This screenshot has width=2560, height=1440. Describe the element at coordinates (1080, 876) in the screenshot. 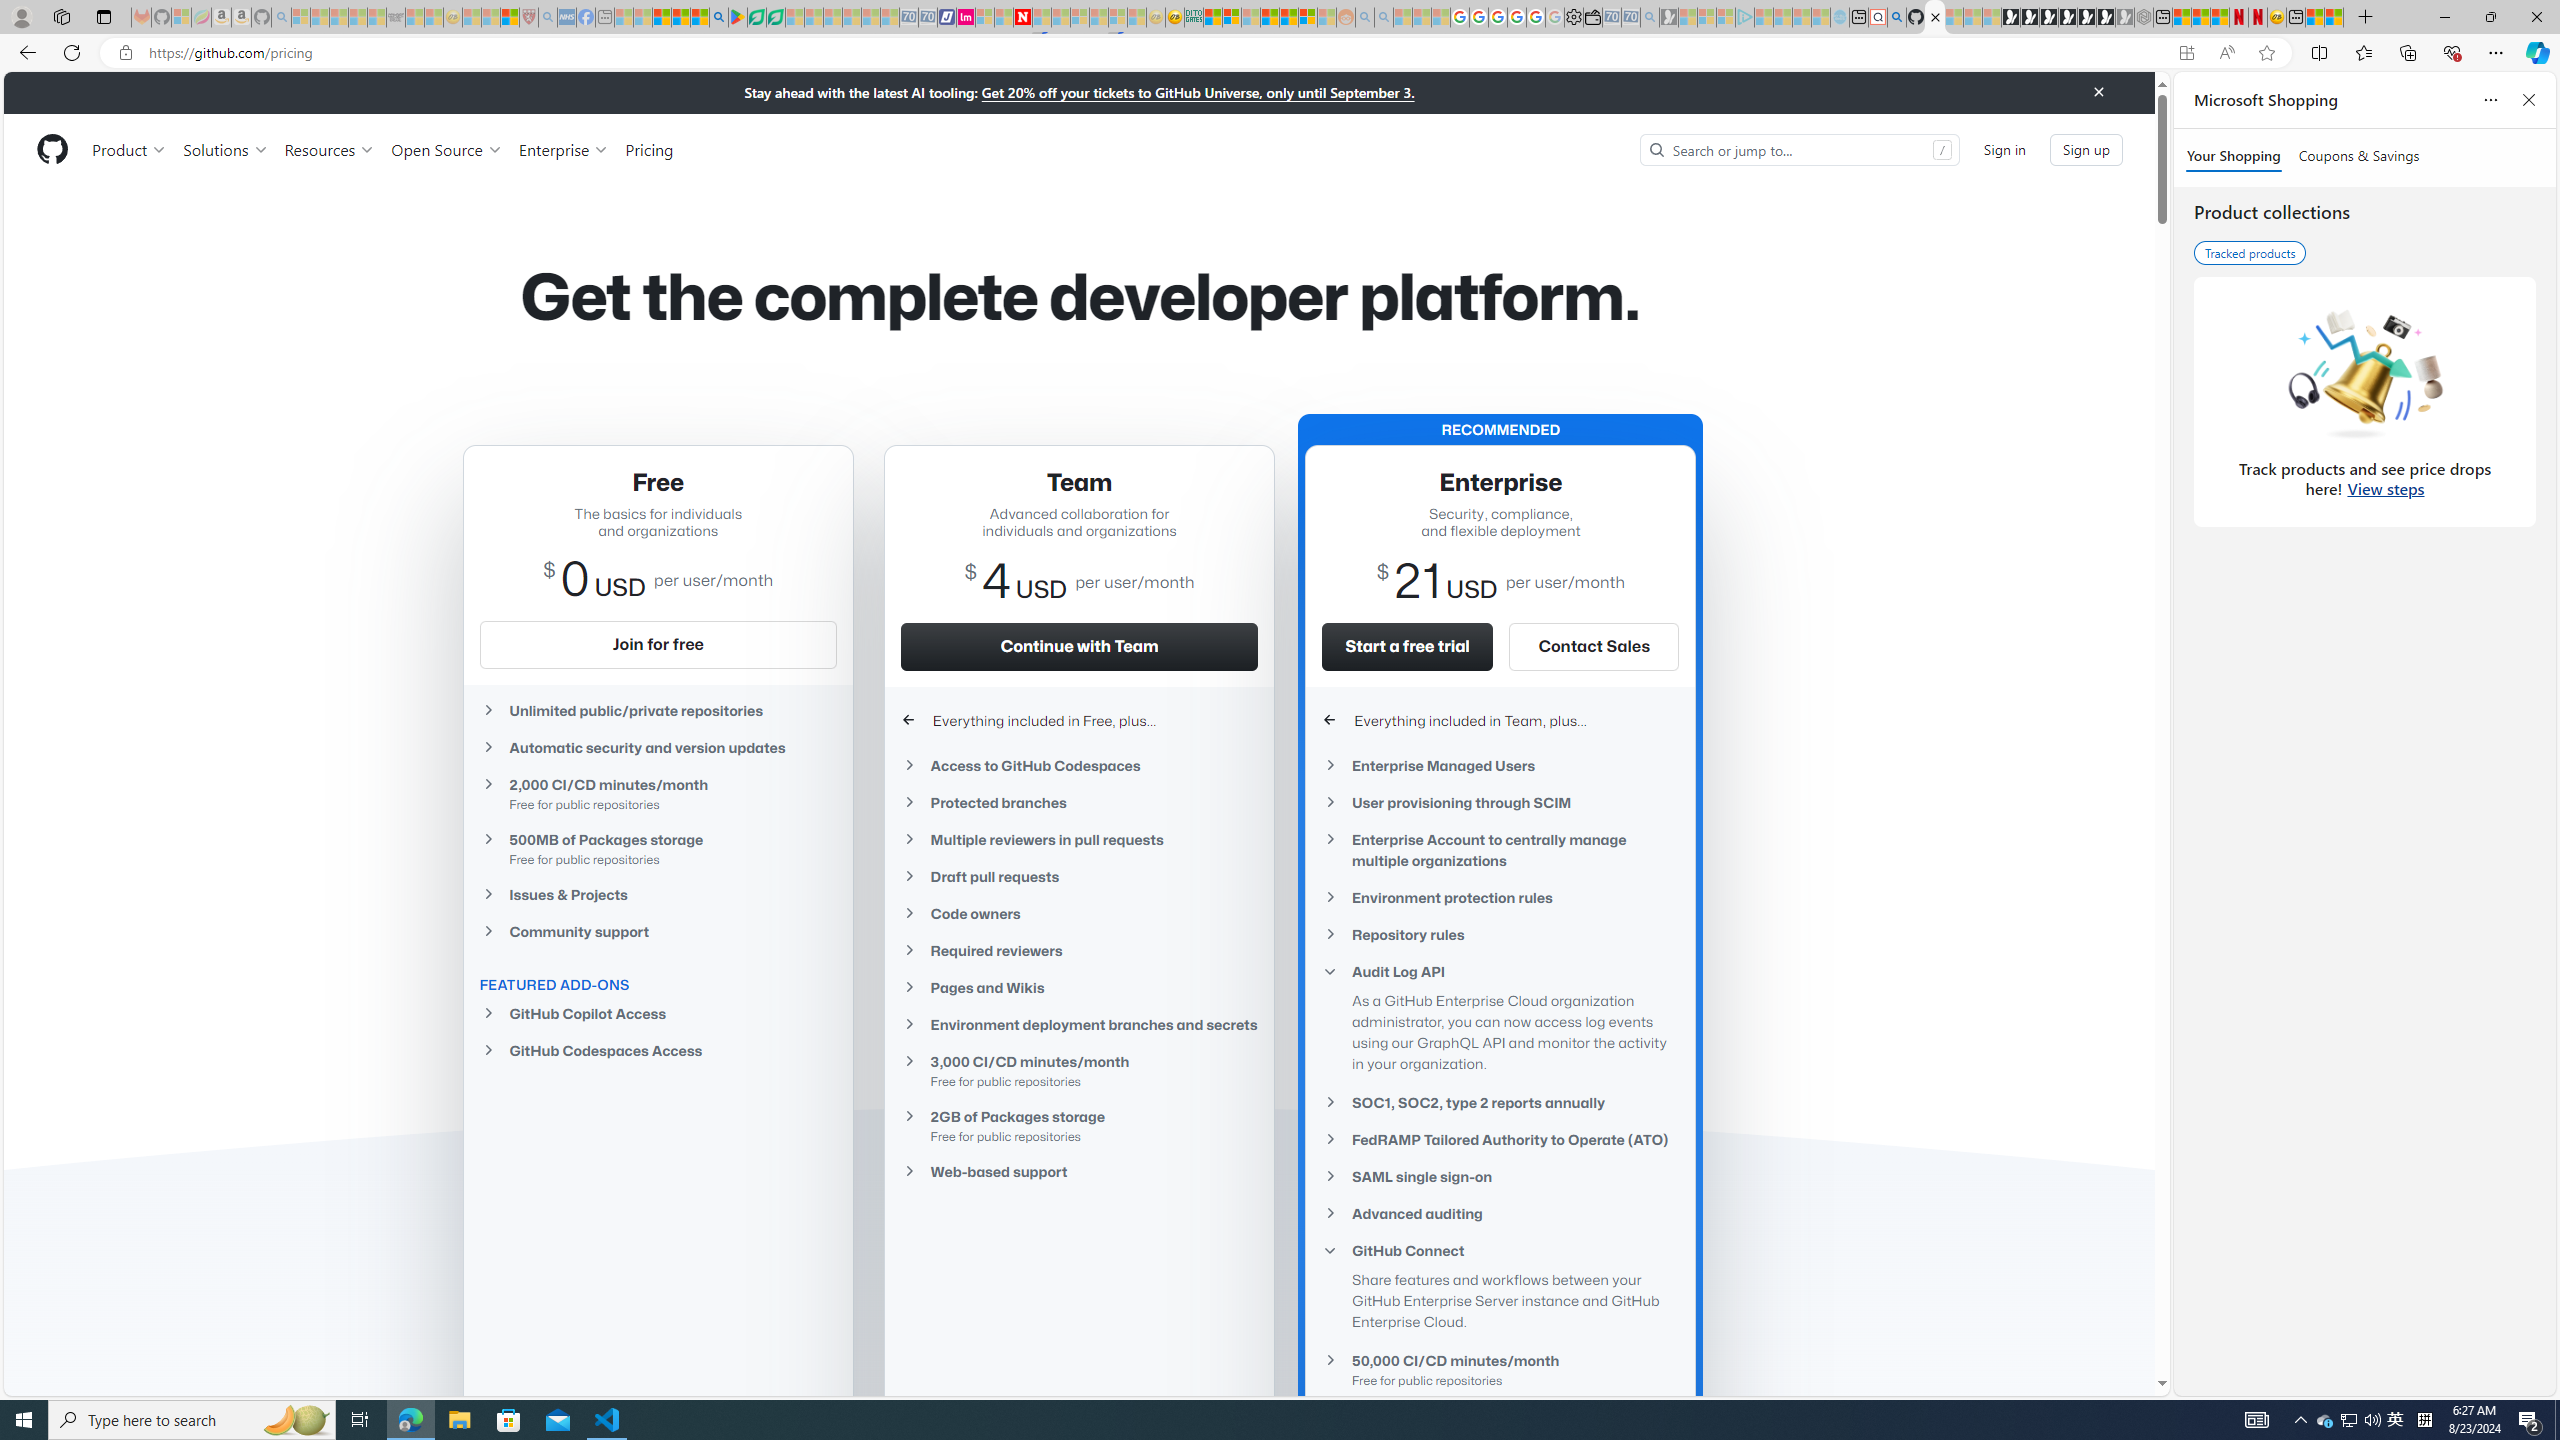

I see `'Draft pull requests'` at that location.